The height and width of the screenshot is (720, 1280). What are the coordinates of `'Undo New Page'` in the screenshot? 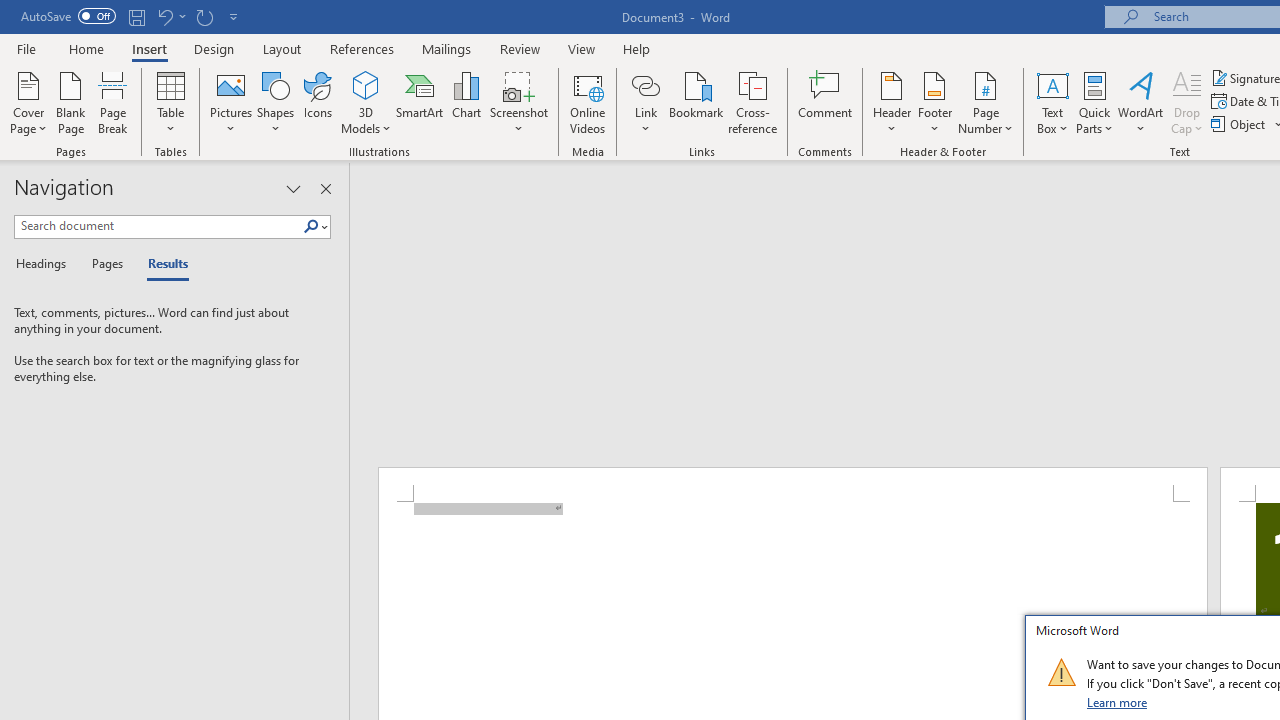 It's located at (170, 16).